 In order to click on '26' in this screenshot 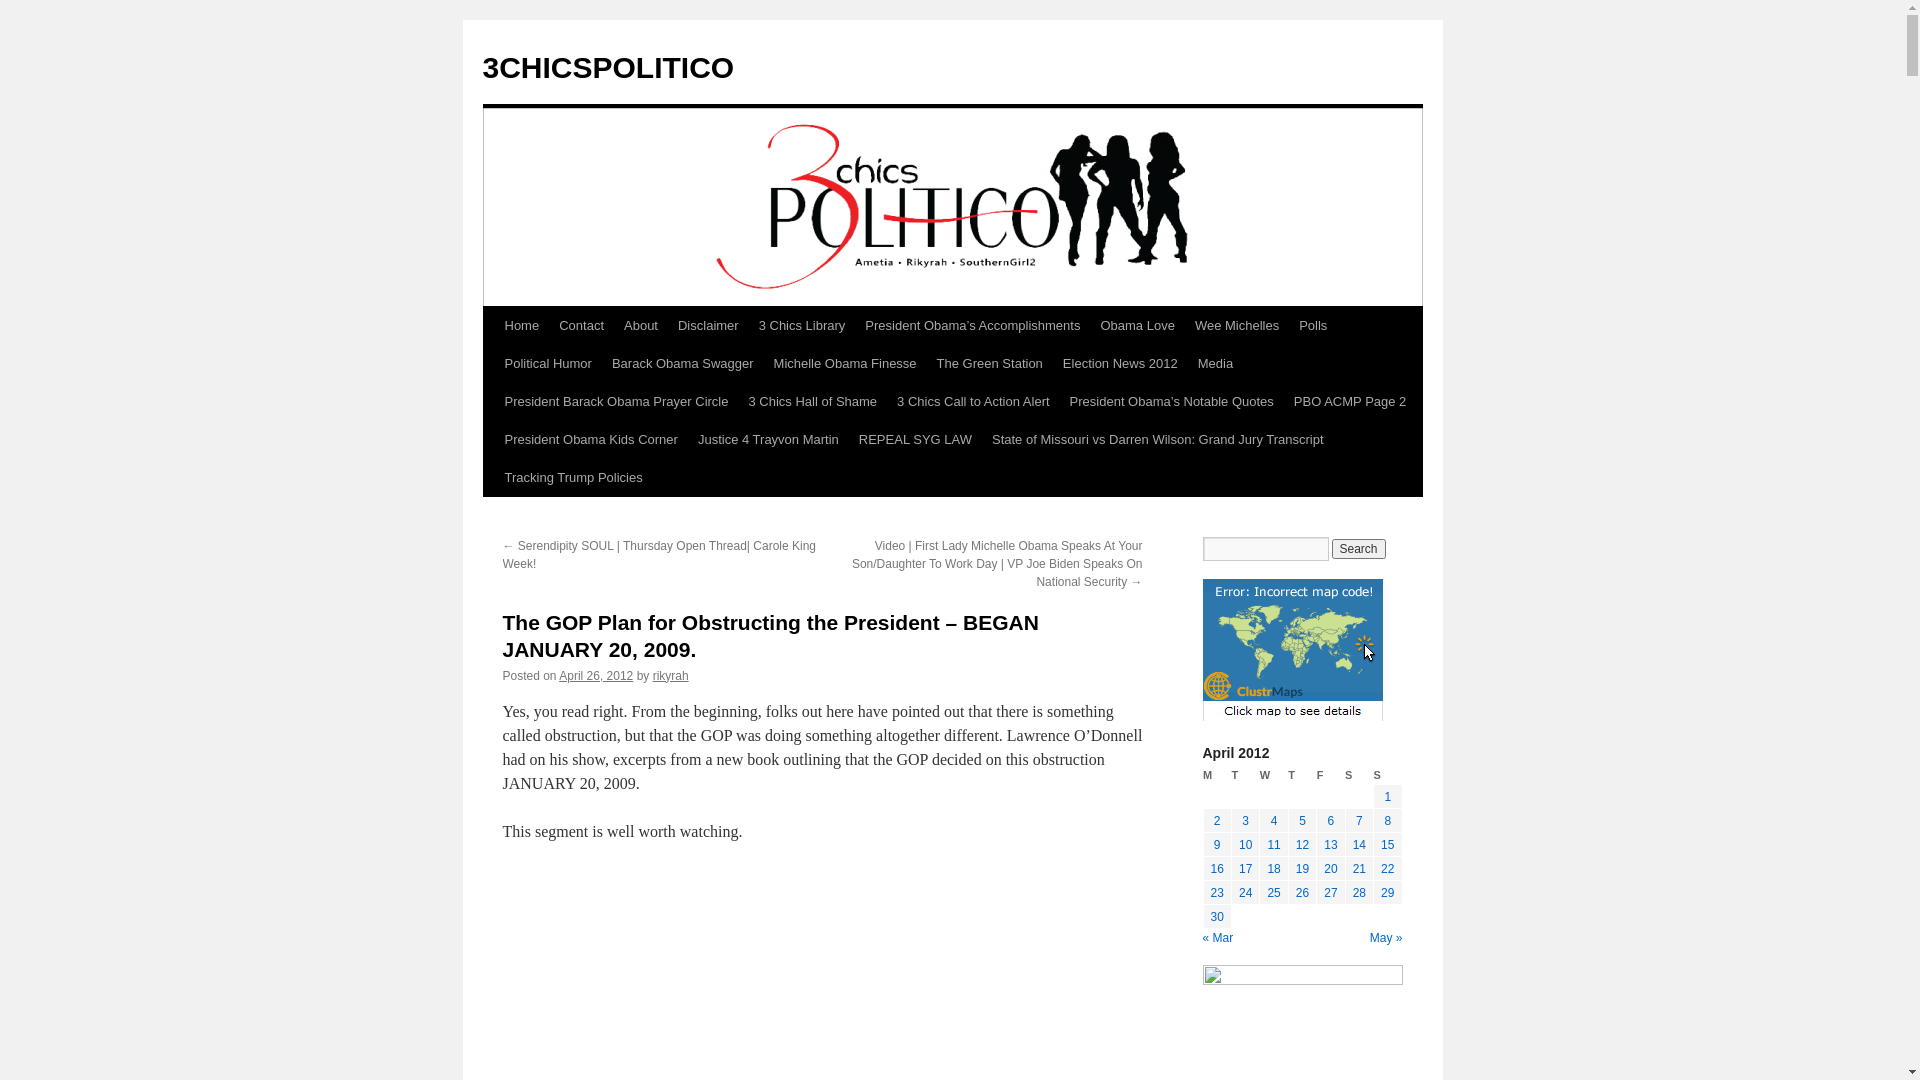, I will do `click(1302, 892)`.